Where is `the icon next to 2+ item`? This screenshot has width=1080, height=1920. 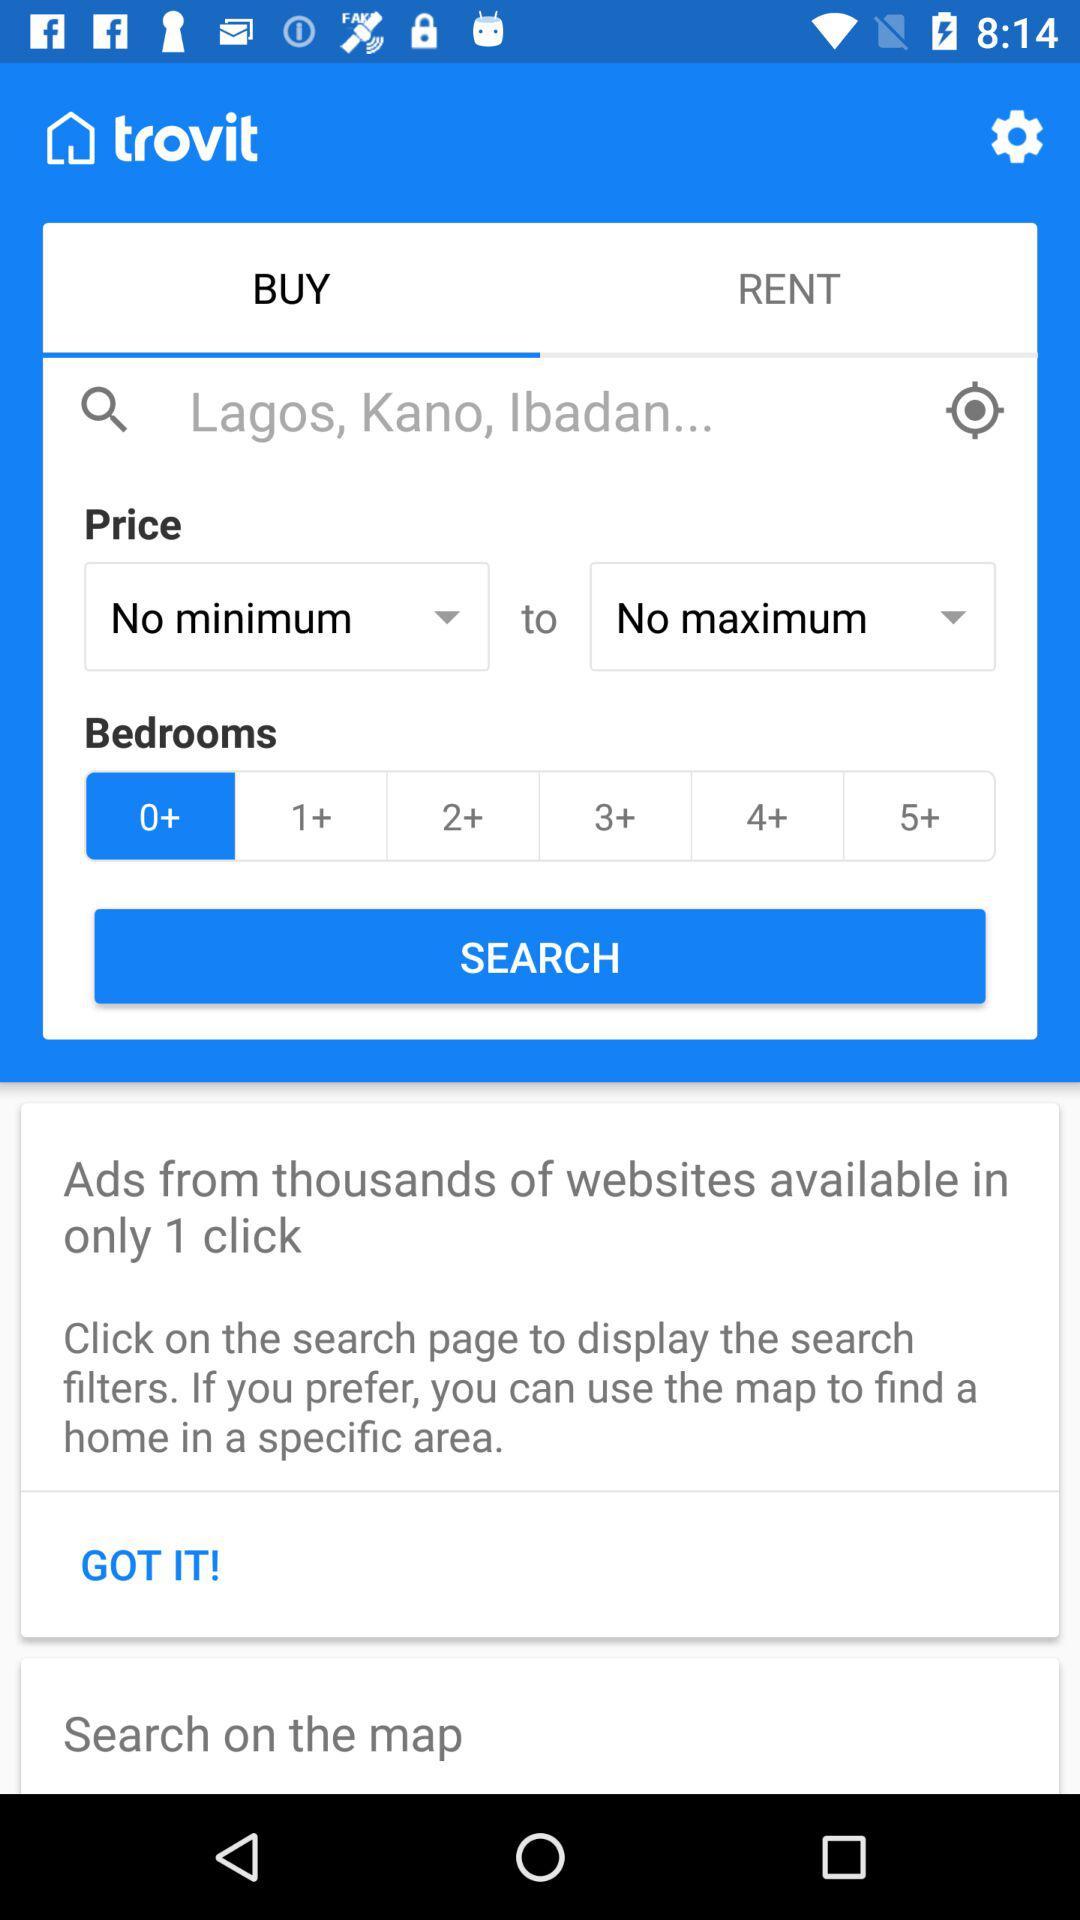
the icon next to 2+ item is located at coordinates (614, 816).